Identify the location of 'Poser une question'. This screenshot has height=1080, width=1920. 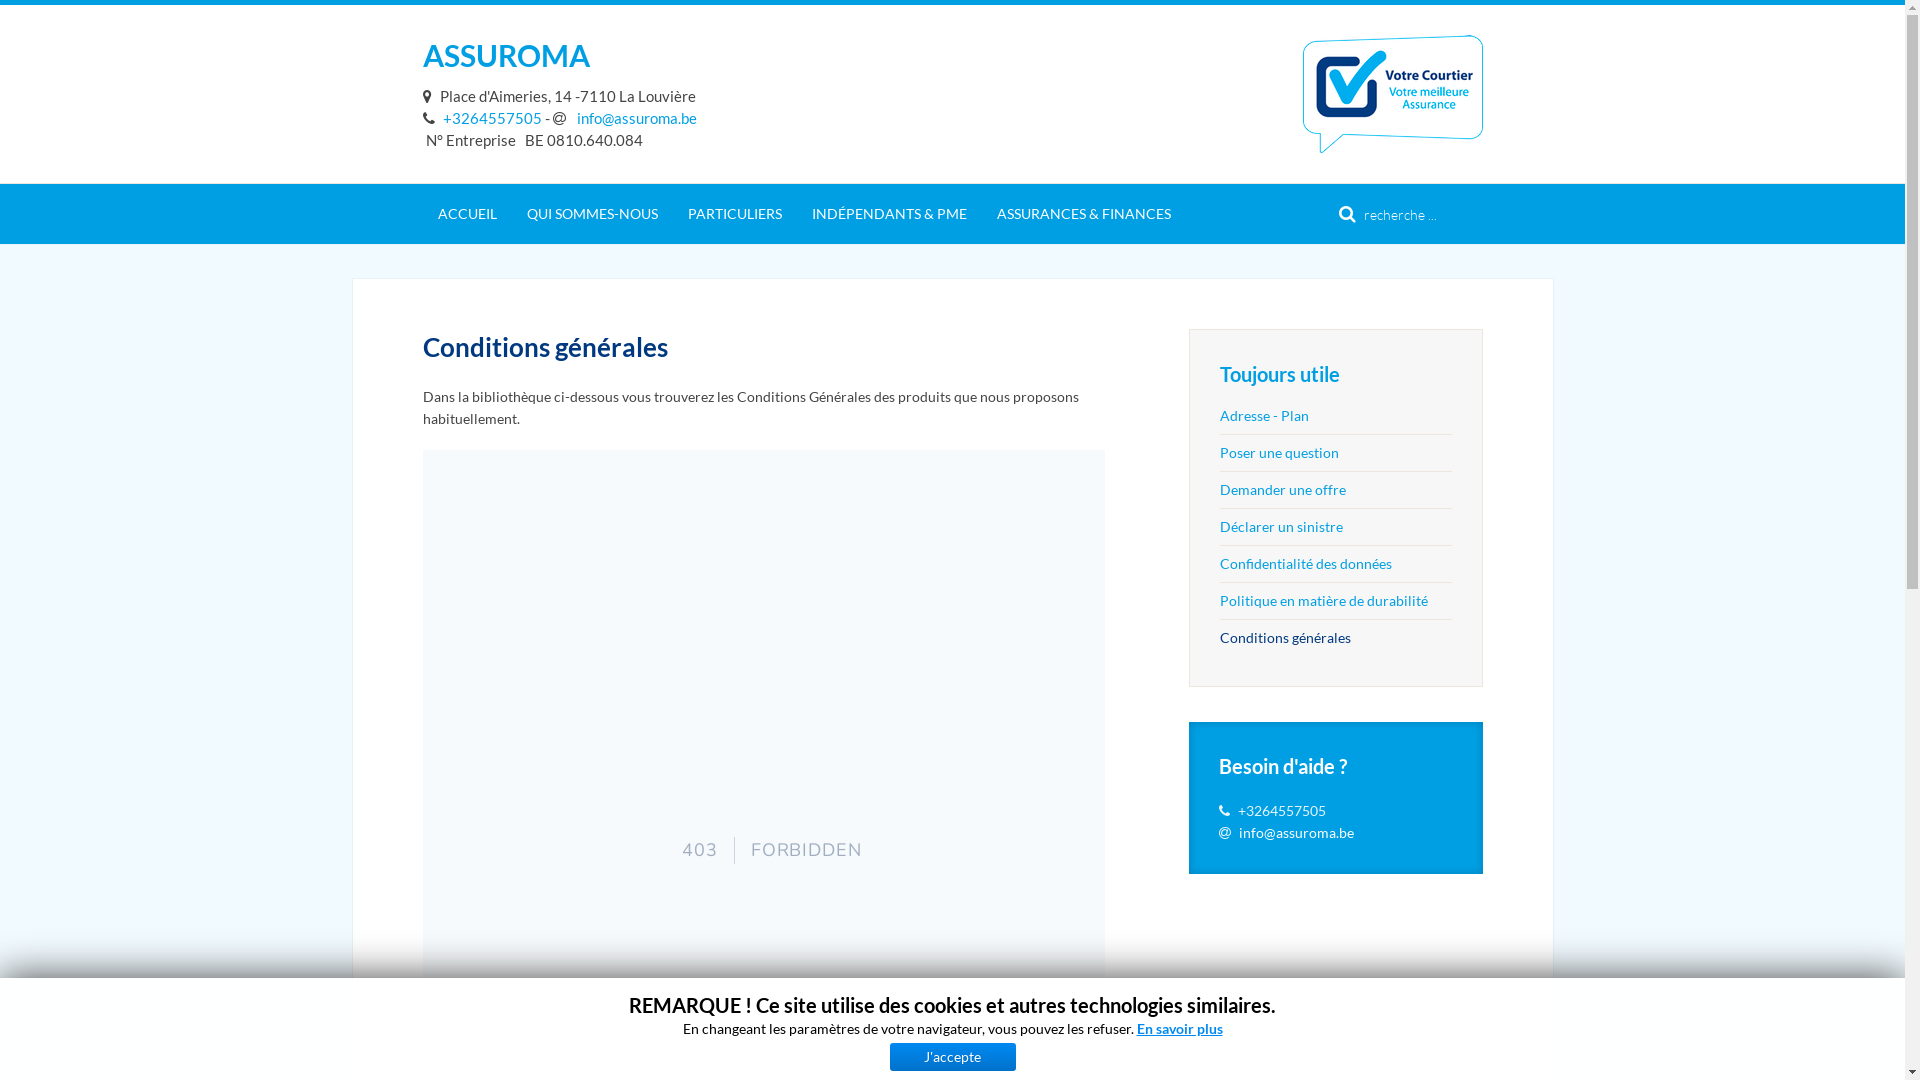
(1335, 452).